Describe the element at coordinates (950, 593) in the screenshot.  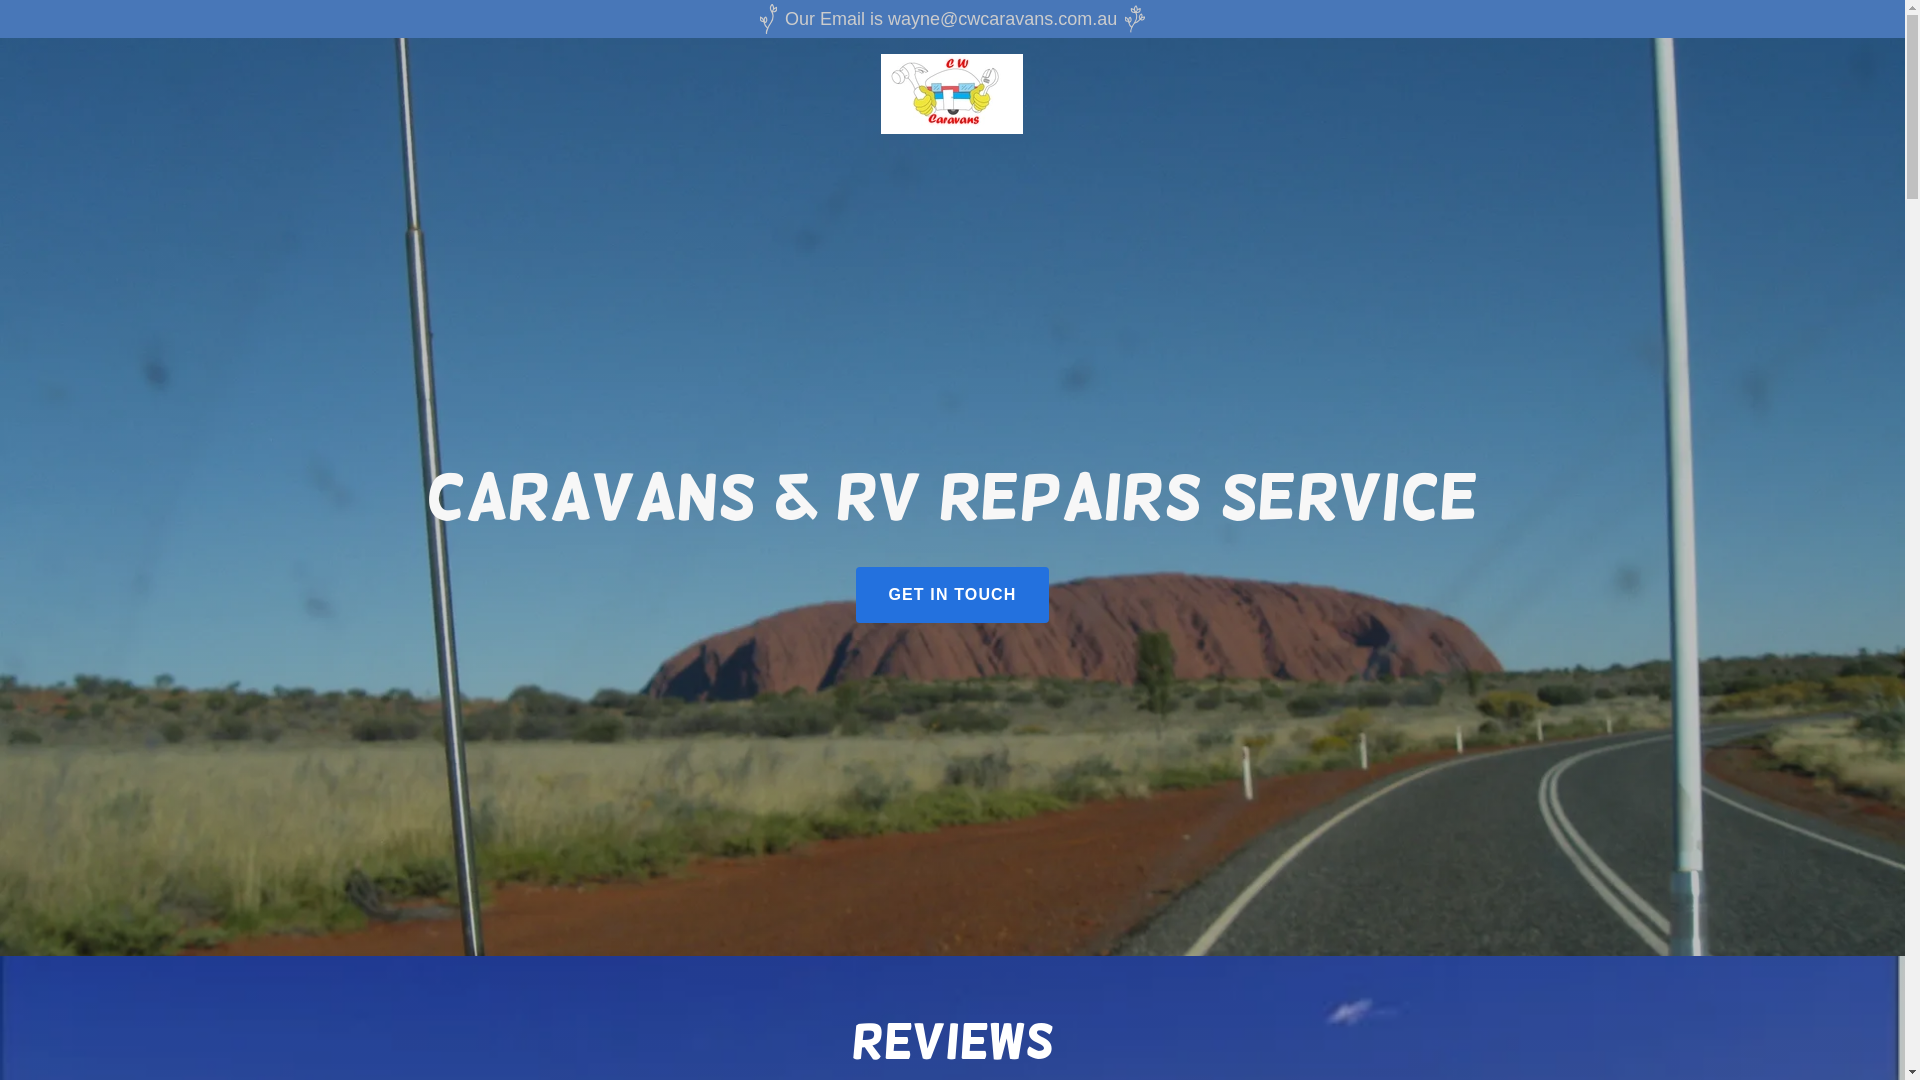
I see `'GET IN TOUCH'` at that location.